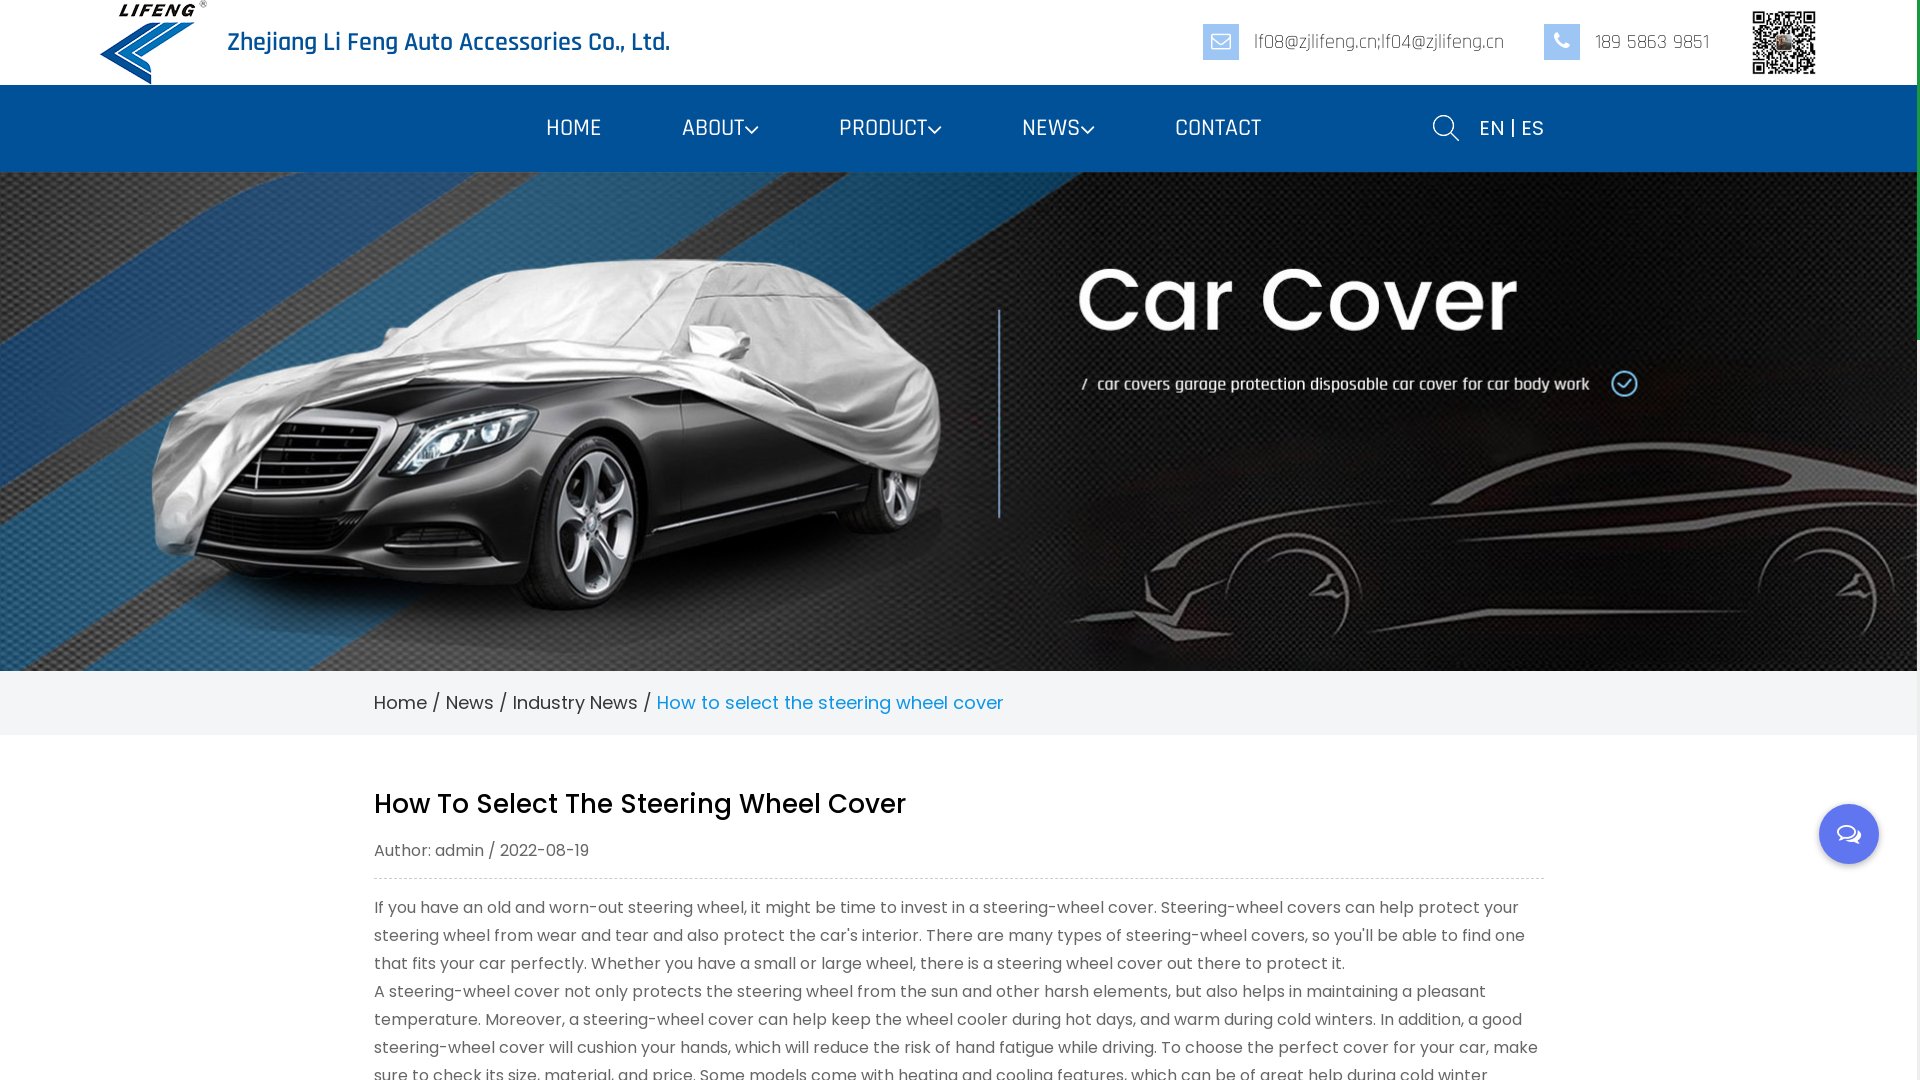 The height and width of the screenshot is (1080, 1920). Describe the element at coordinates (720, 128) in the screenshot. I see `'ABOUT'` at that location.